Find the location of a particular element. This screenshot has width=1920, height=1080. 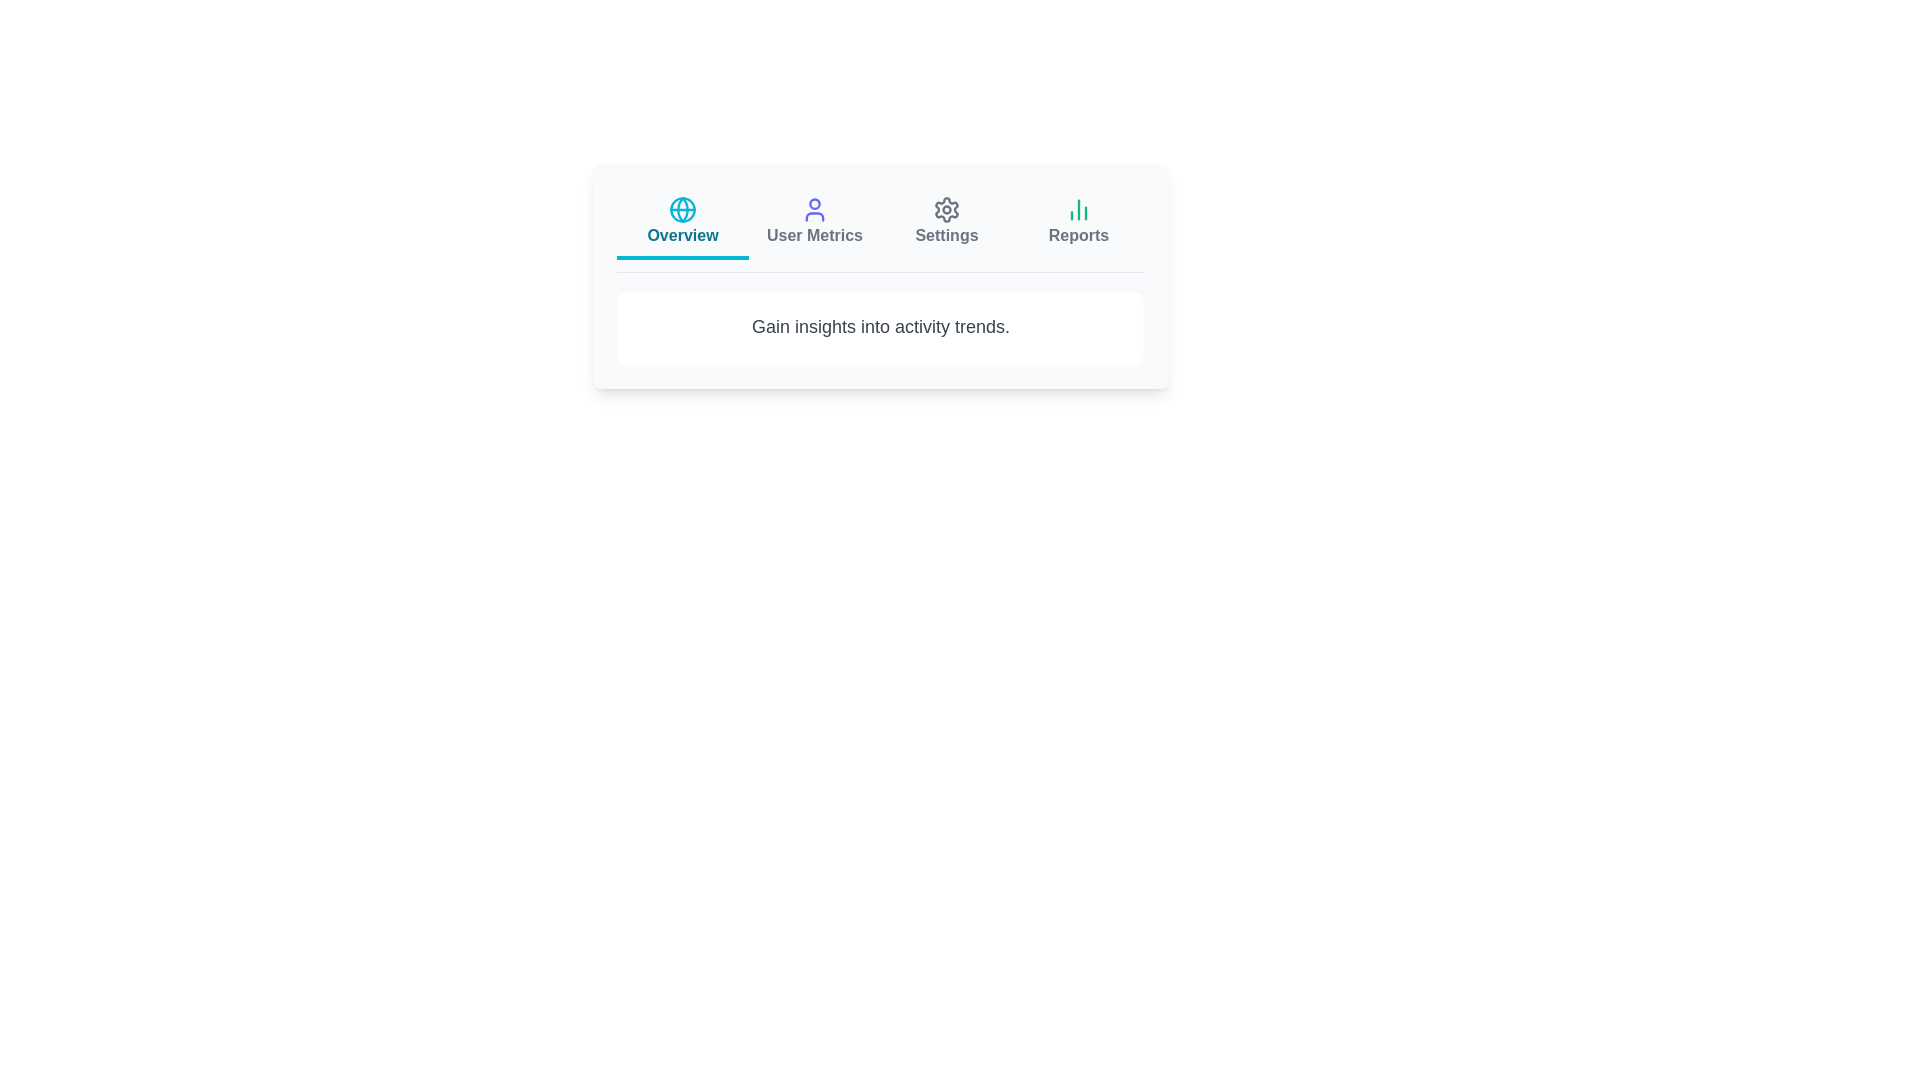

the icon of the tab labeled User Metrics is located at coordinates (815, 209).